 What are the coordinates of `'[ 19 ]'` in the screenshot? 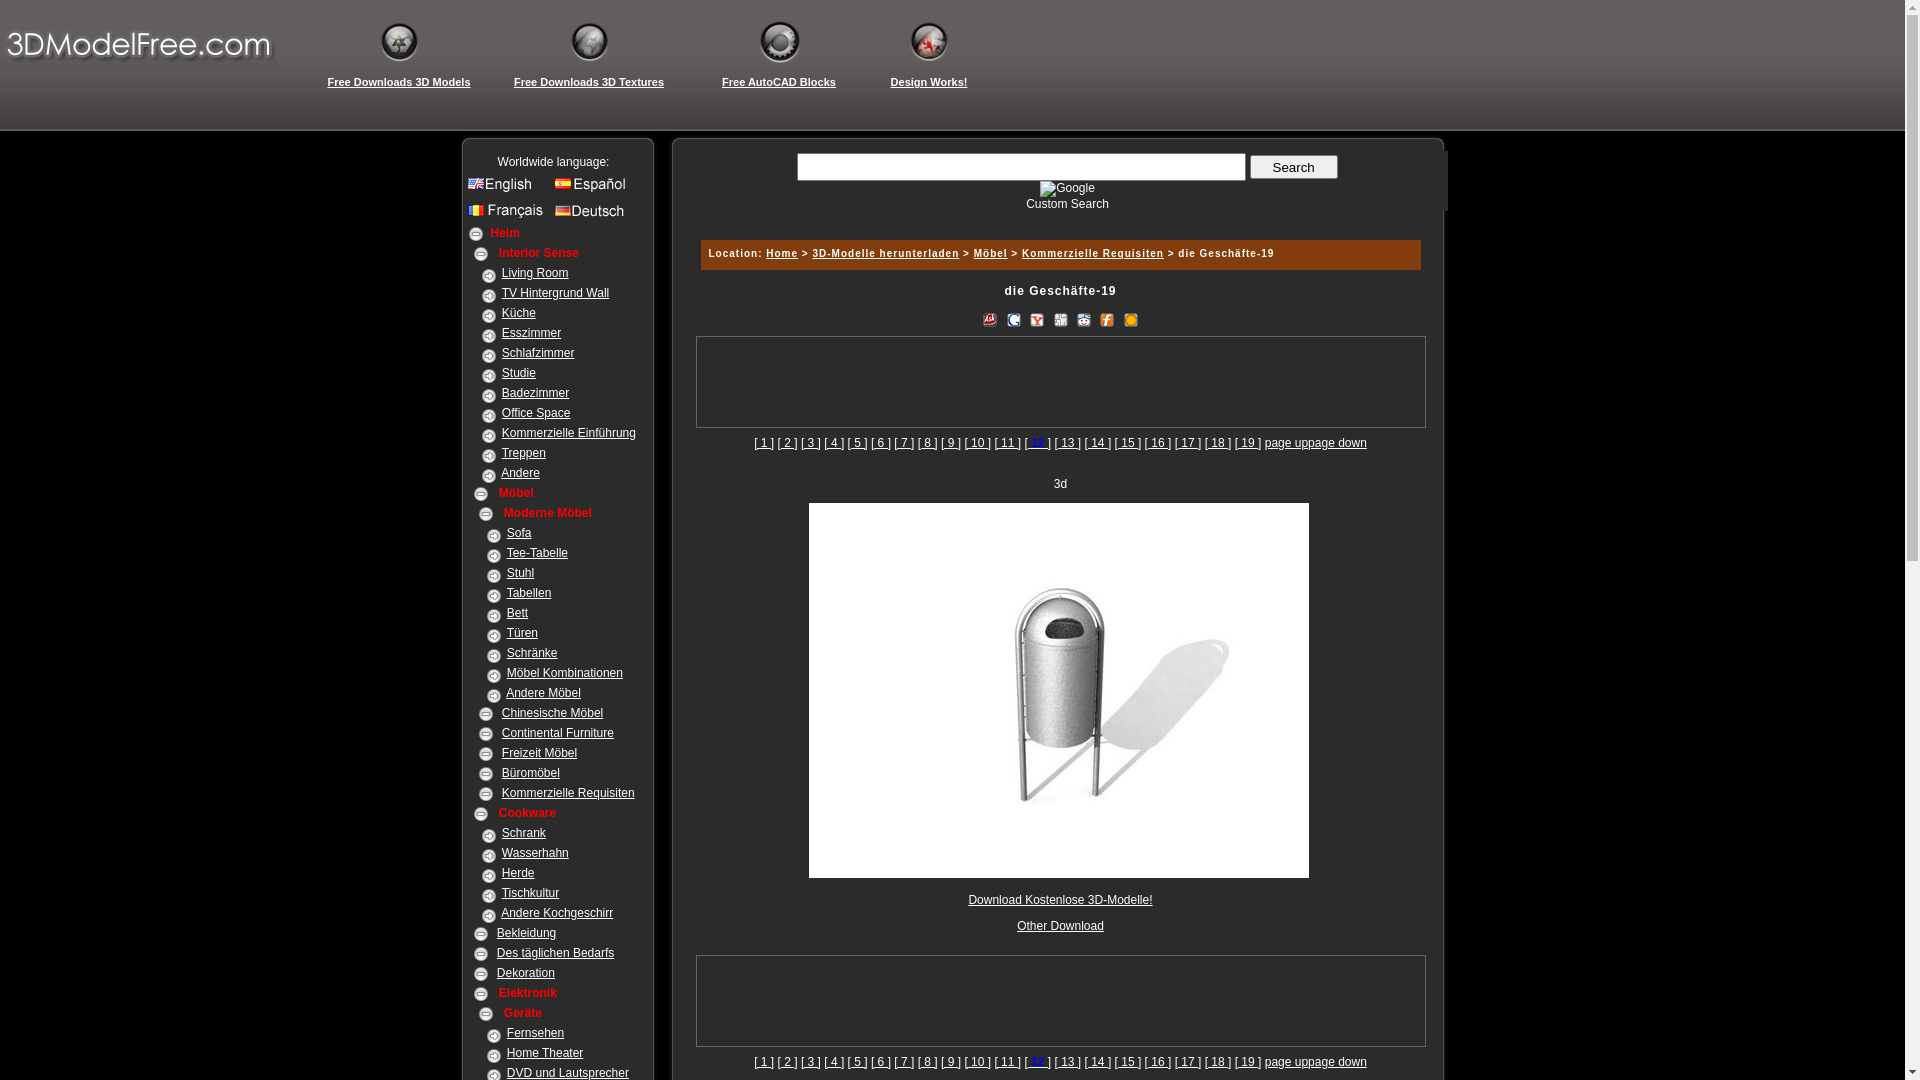 It's located at (1233, 442).